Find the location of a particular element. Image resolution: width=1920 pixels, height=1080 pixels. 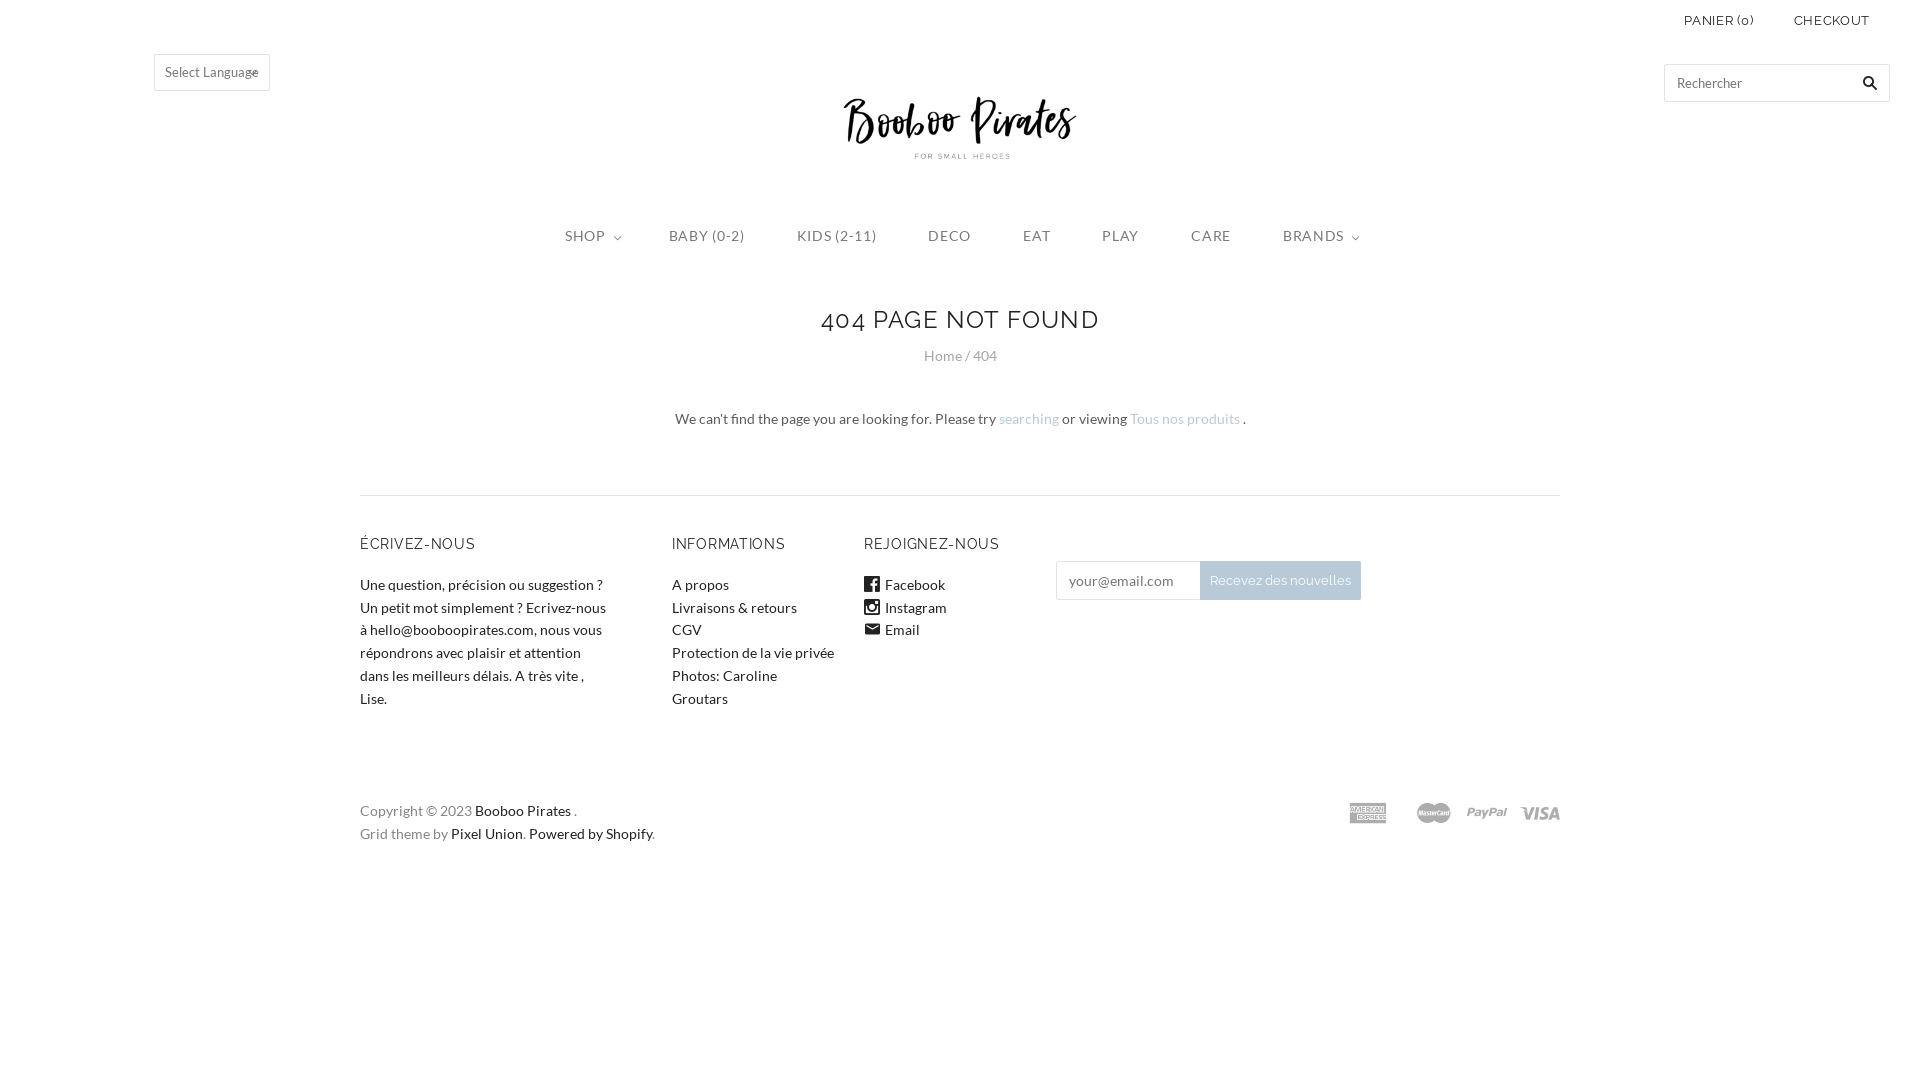

'CHECKOUT' is located at coordinates (1774, 20).